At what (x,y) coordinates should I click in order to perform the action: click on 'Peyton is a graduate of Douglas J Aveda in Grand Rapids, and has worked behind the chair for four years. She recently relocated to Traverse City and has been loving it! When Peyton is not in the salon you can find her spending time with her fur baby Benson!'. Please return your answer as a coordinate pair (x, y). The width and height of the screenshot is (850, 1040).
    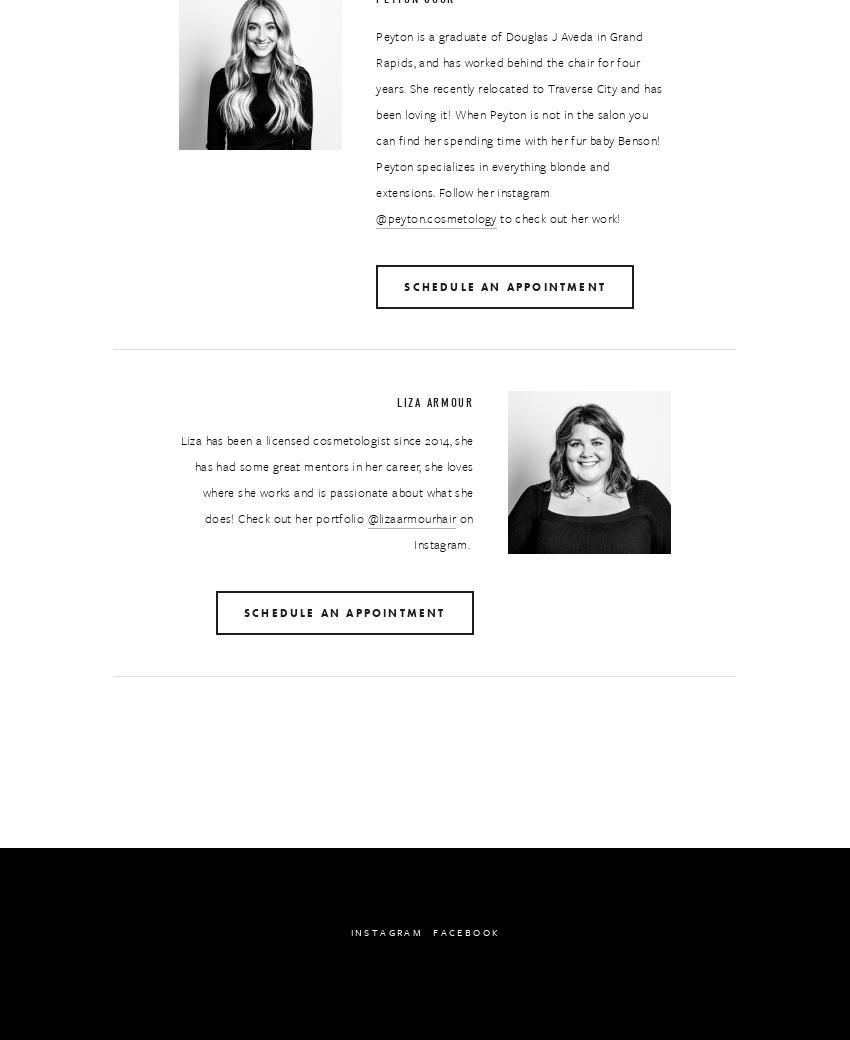
    Looking at the image, I should click on (519, 86).